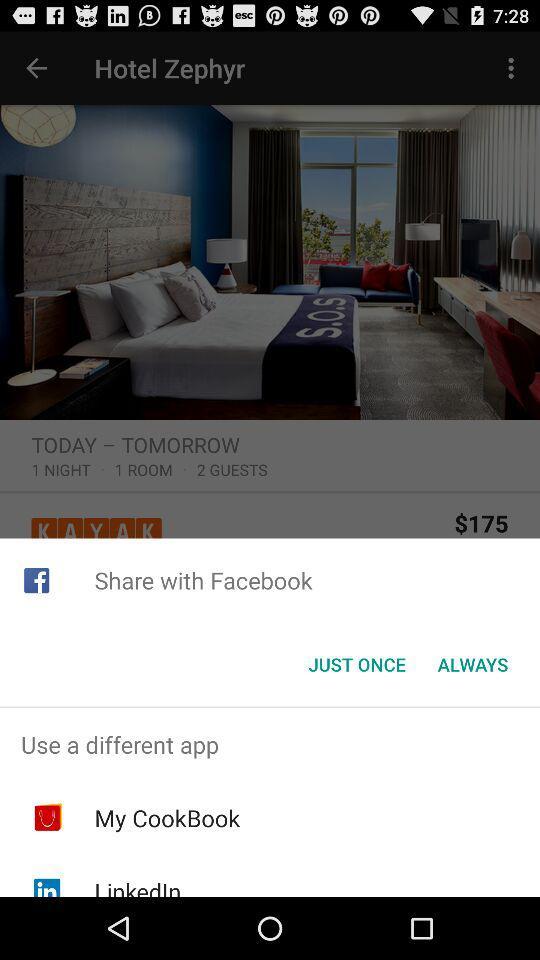 The height and width of the screenshot is (960, 540). I want to click on the icon next to just once, so click(472, 664).